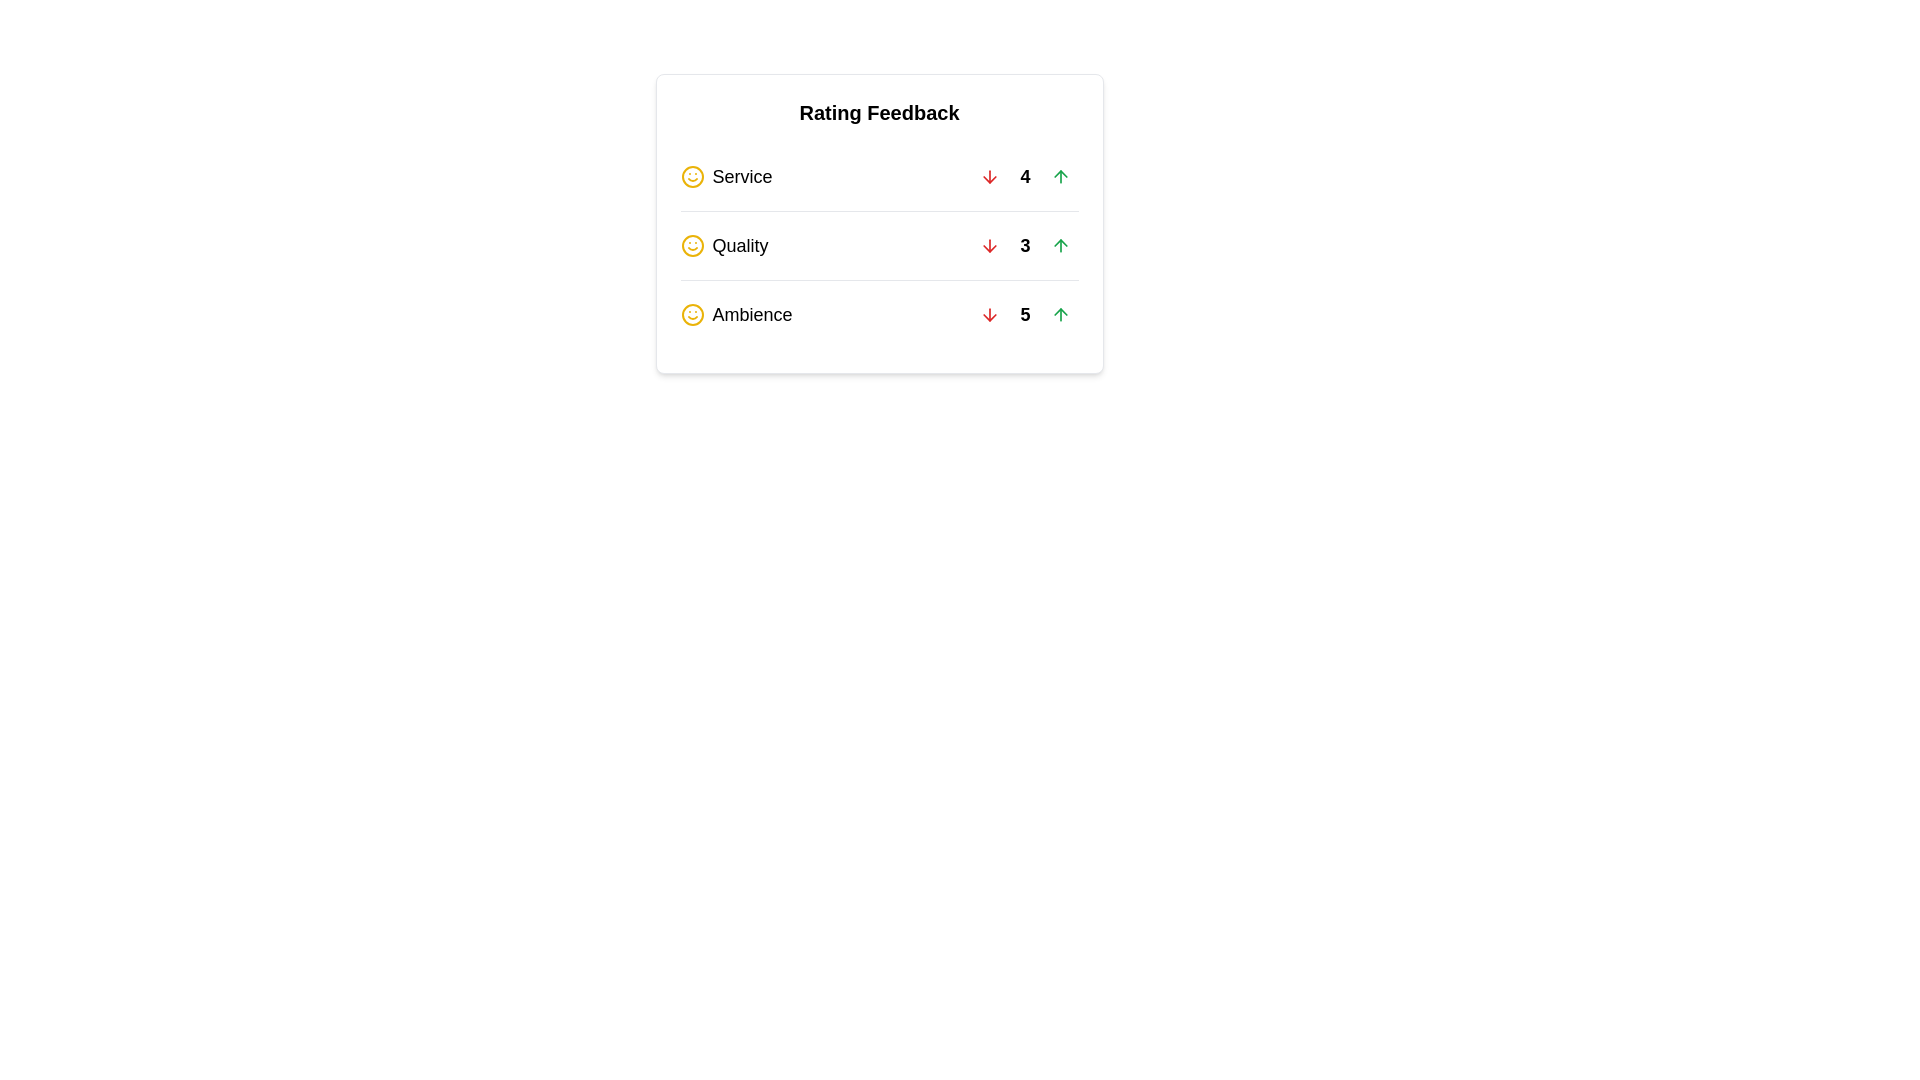 This screenshot has width=1920, height=1080. I want to click on the 'Service' icon located to the left of the text 'Service' in the flexbox layout, so click(692, 176).